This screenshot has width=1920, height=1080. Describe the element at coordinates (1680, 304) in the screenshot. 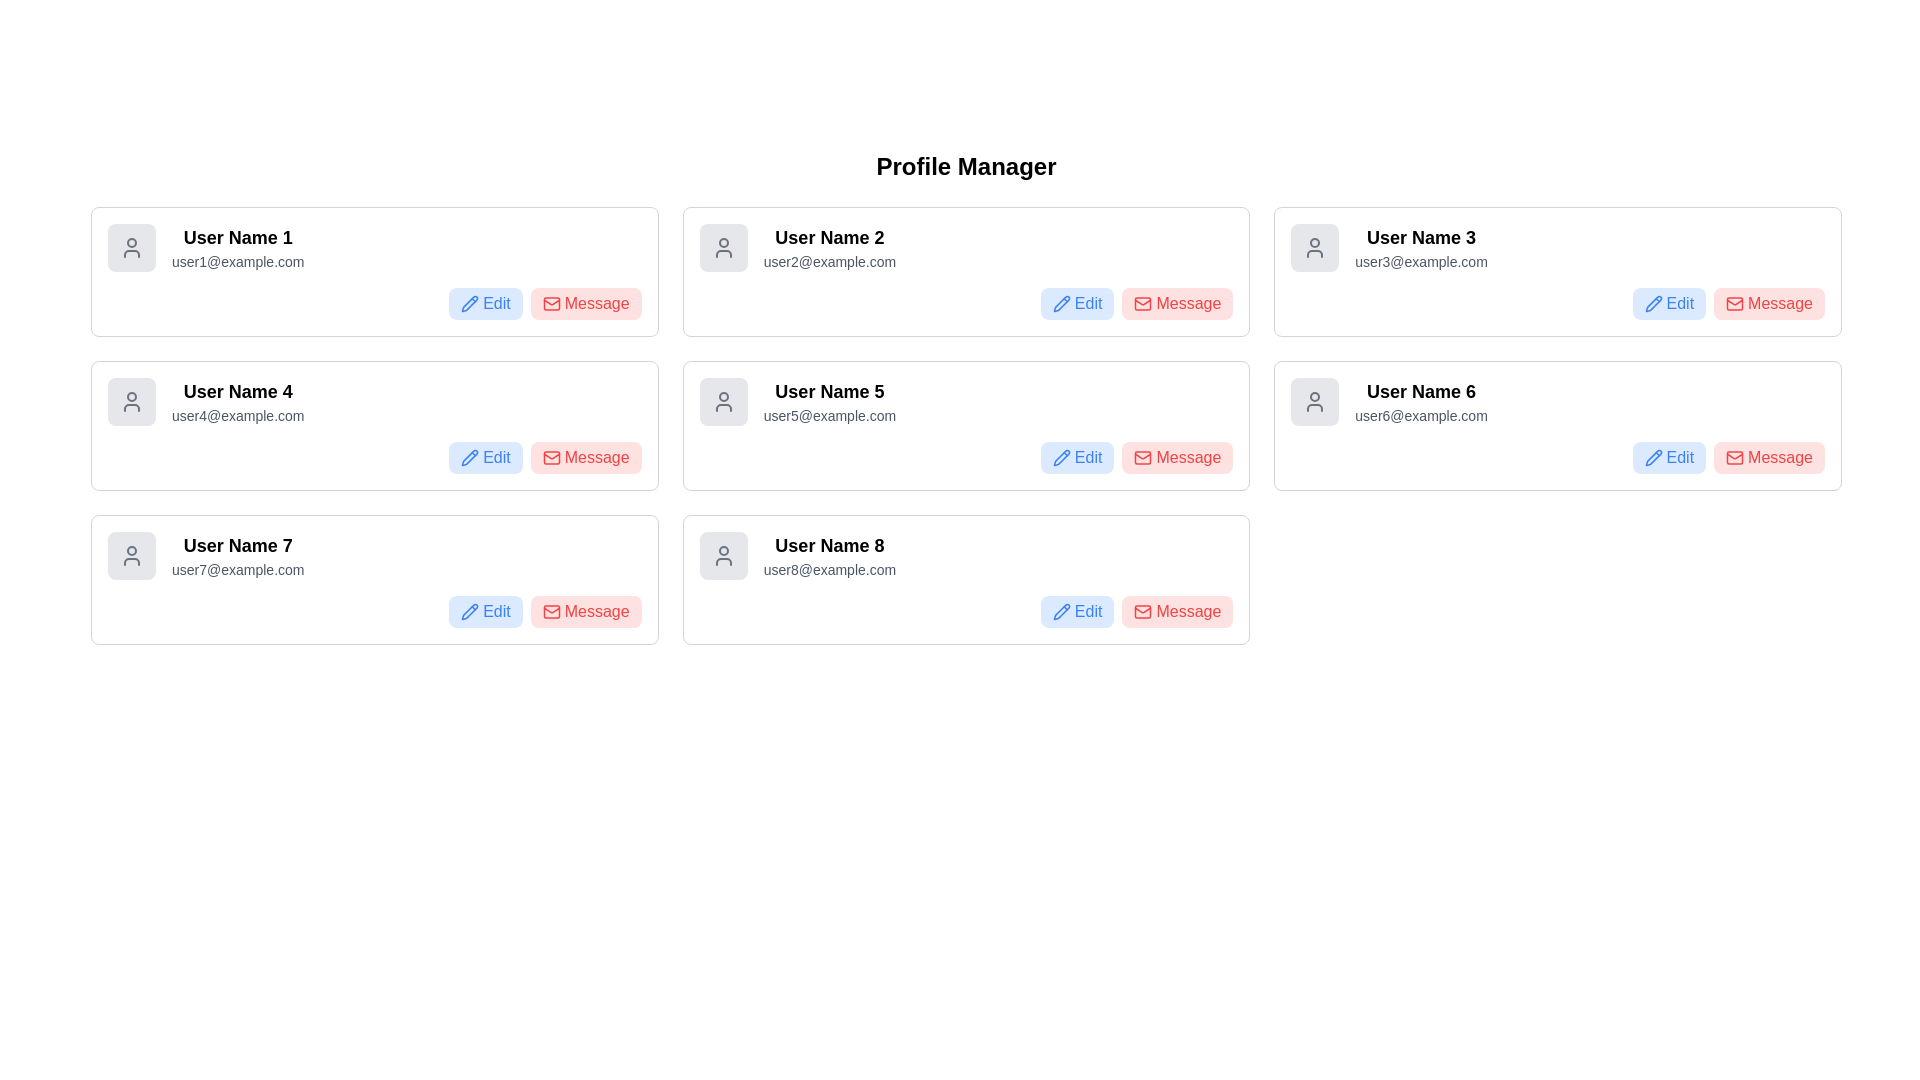

I see `text displayed on the label associated with the 'Edit' button, which is positioned under the 'User Name 3' card in the profile grid` at that location.